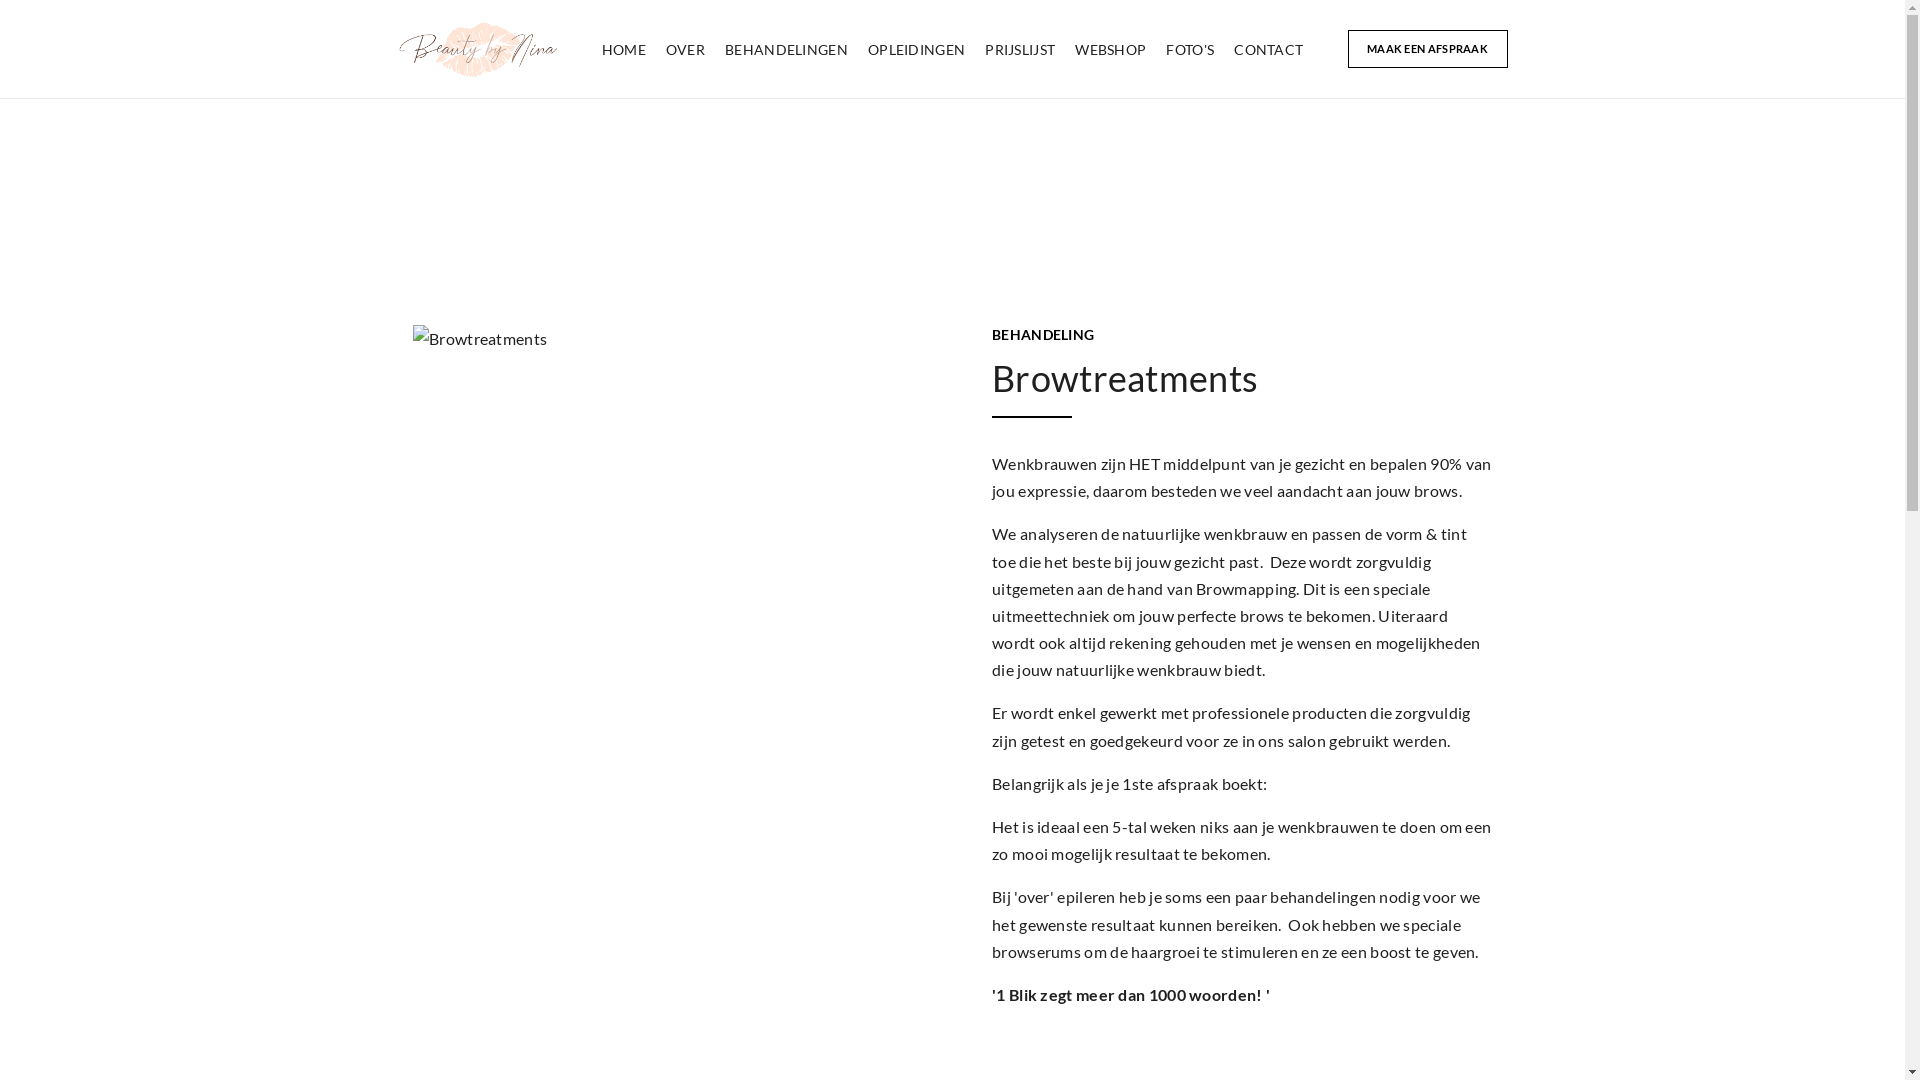 The width and height of the screenshot is (1920, 1080). Describe the element at coordinates (623, 48) in the screenshot. I see `'HOME'` at that location.